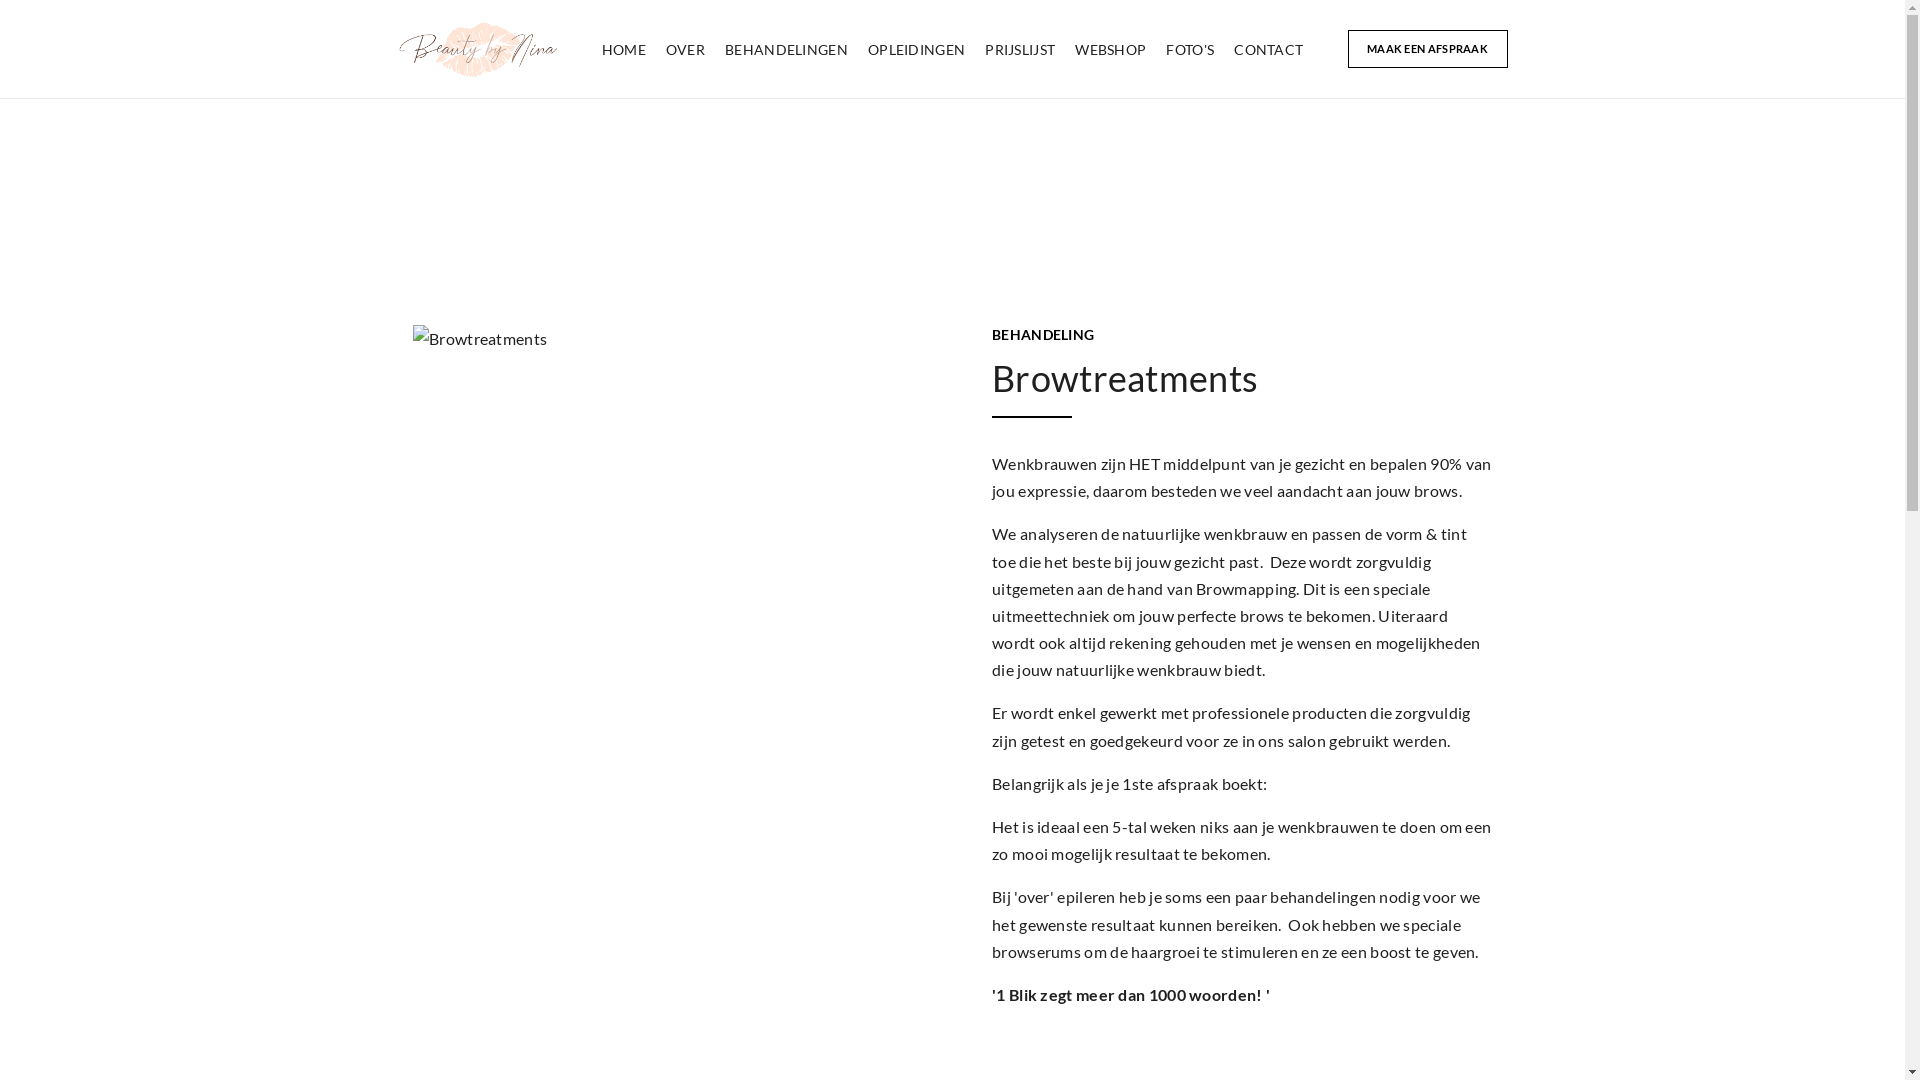 The width and height of the screenshot is (1920, 1080). Describe the element at coordinates (623, 48) in the screenshot. I see `'HOME'` at that location.